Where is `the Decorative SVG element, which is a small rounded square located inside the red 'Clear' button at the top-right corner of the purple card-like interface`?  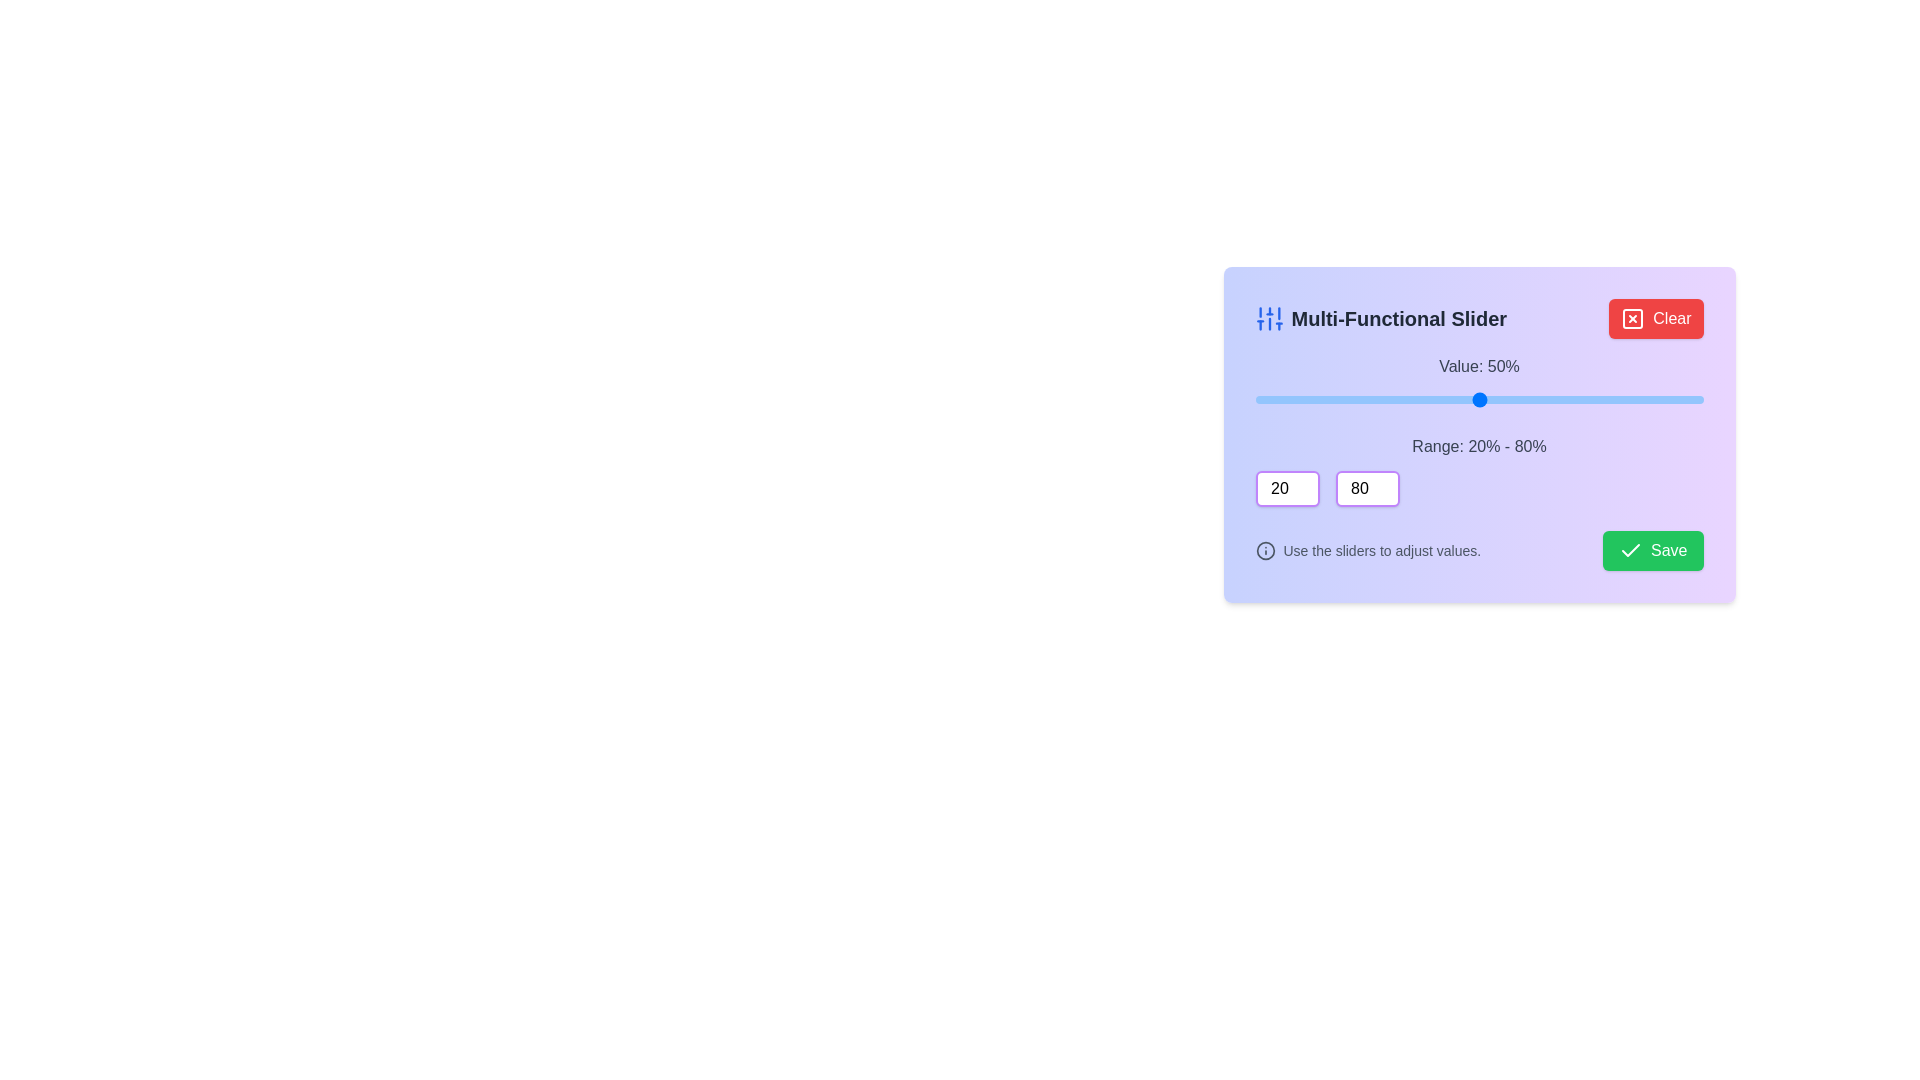 the Decorative SVG element, which is a small rounded square located inside the red 'Clear' button at the top-right corner of the purple card-like interface is located at coordinates (1633, 318).